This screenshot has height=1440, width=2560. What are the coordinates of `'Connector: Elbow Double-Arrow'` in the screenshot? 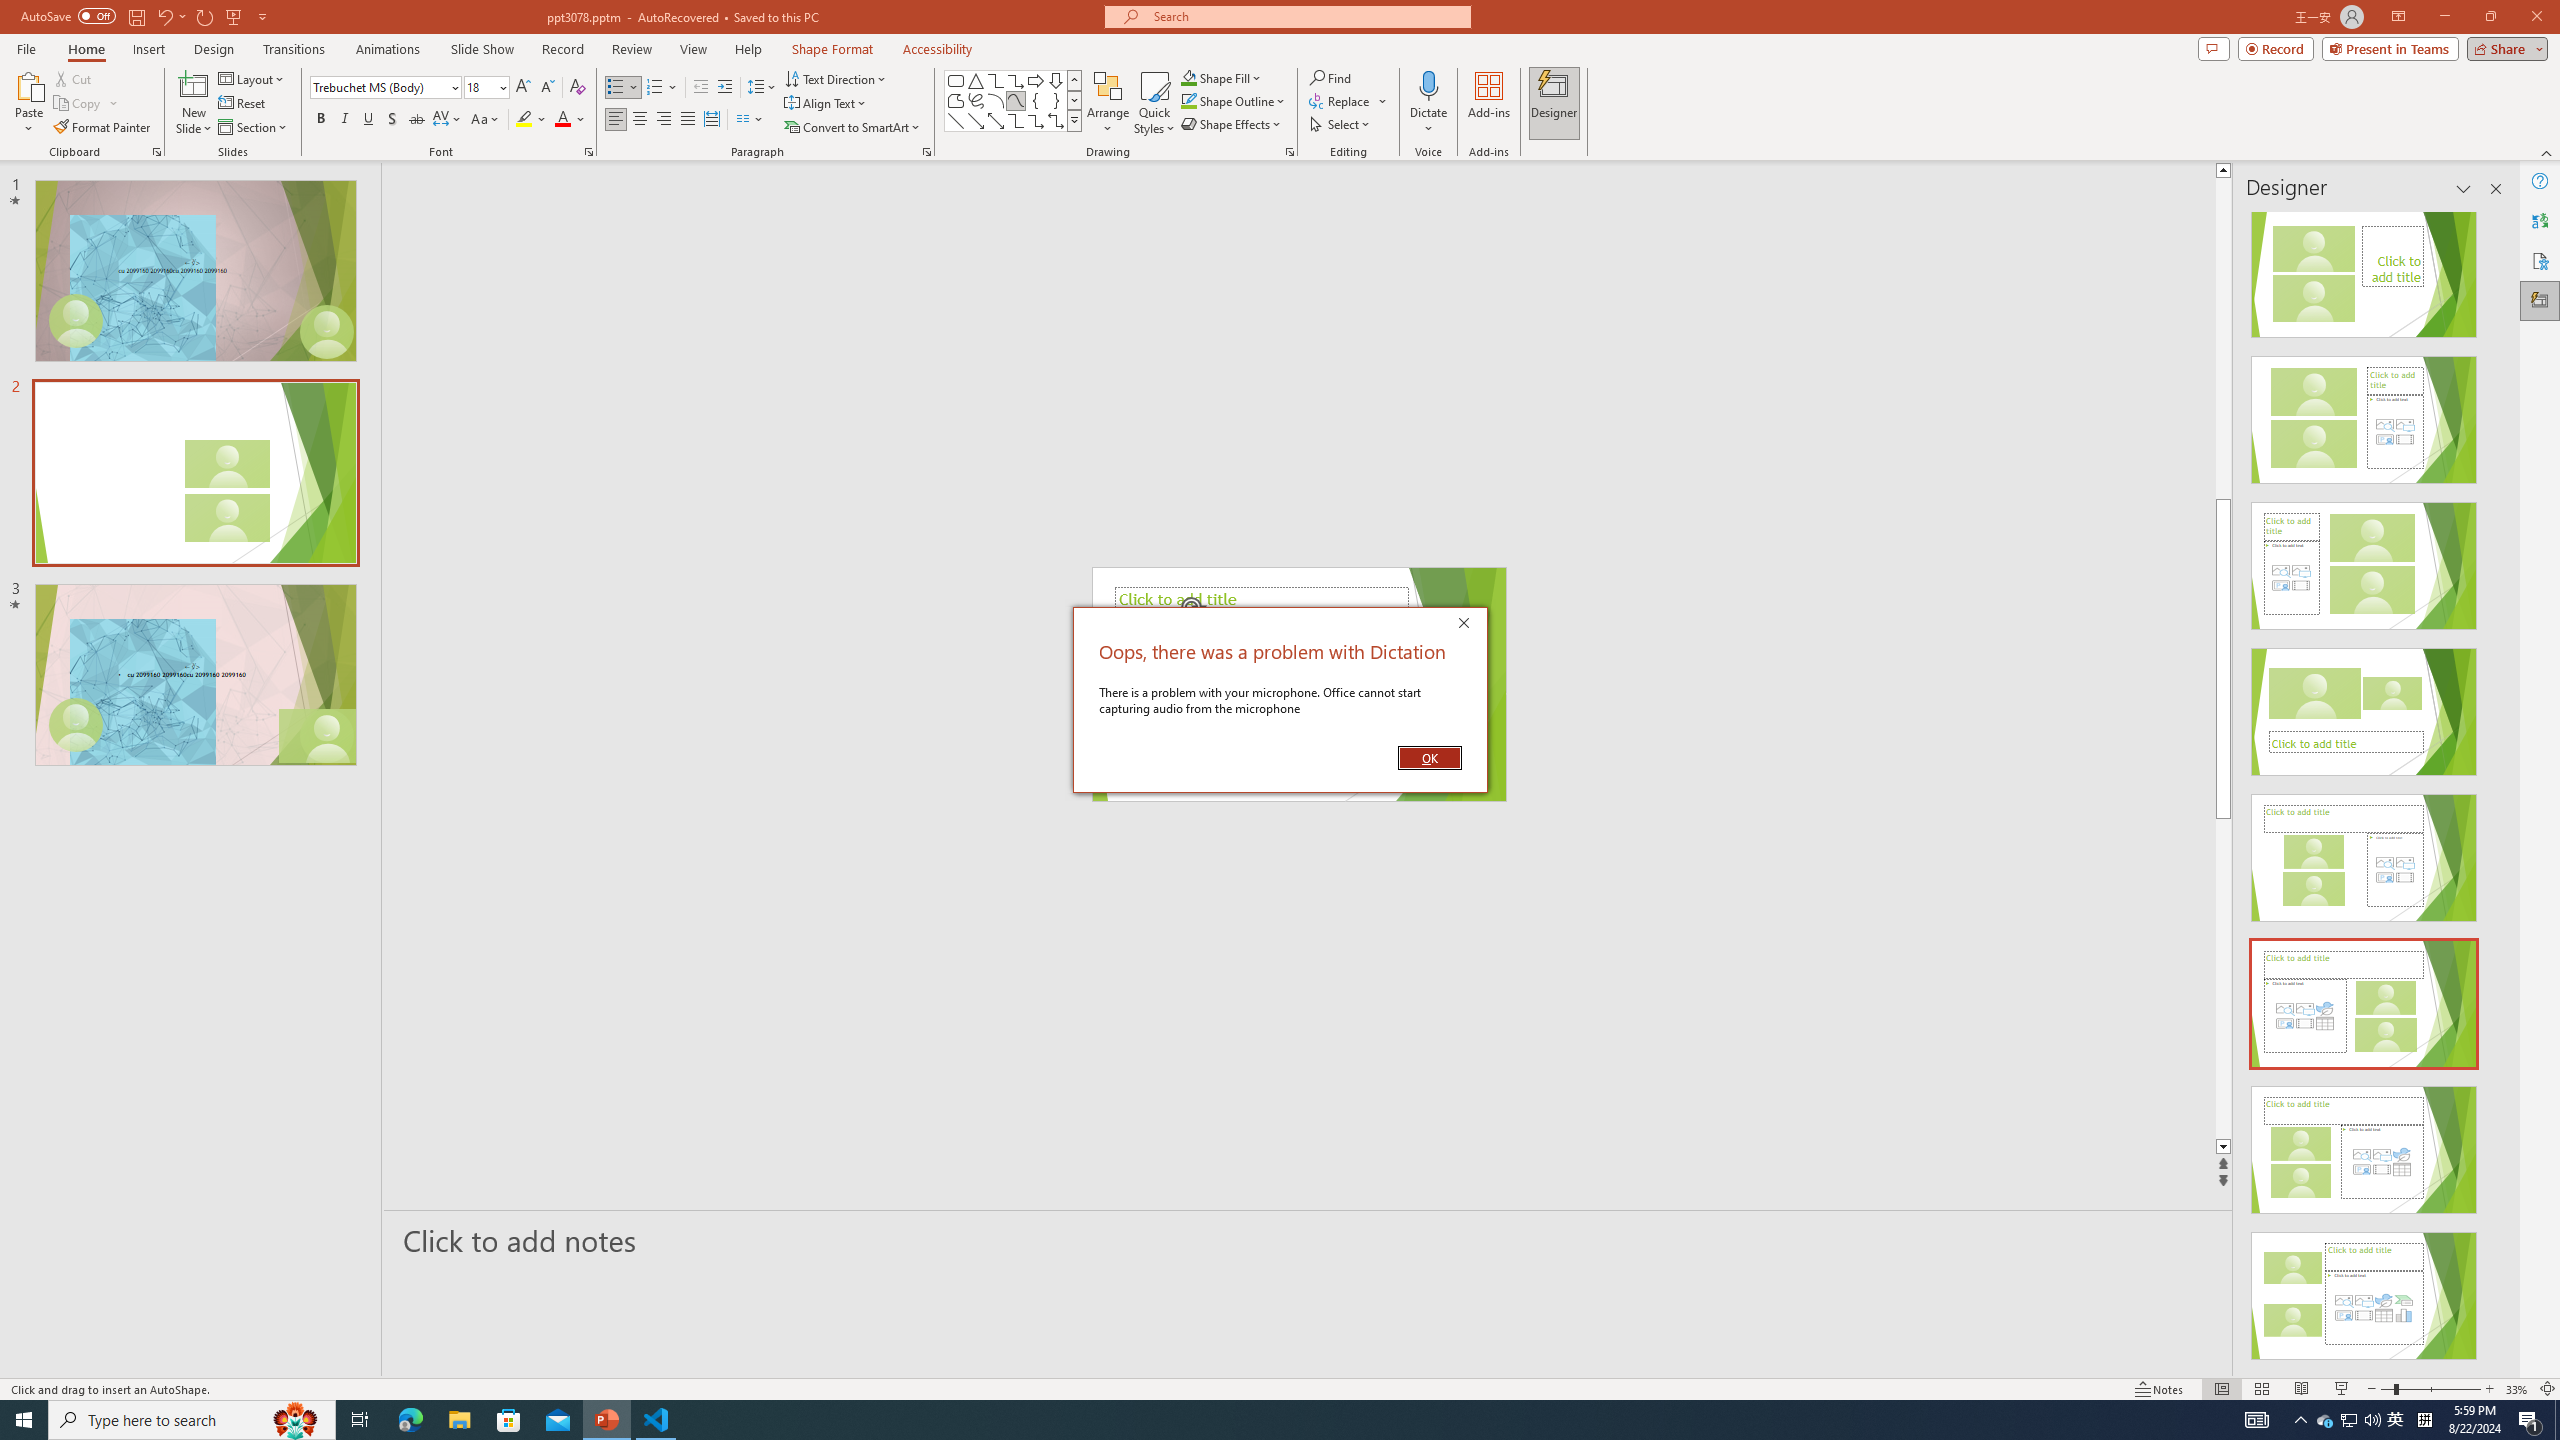 It's located at (1055, 119).